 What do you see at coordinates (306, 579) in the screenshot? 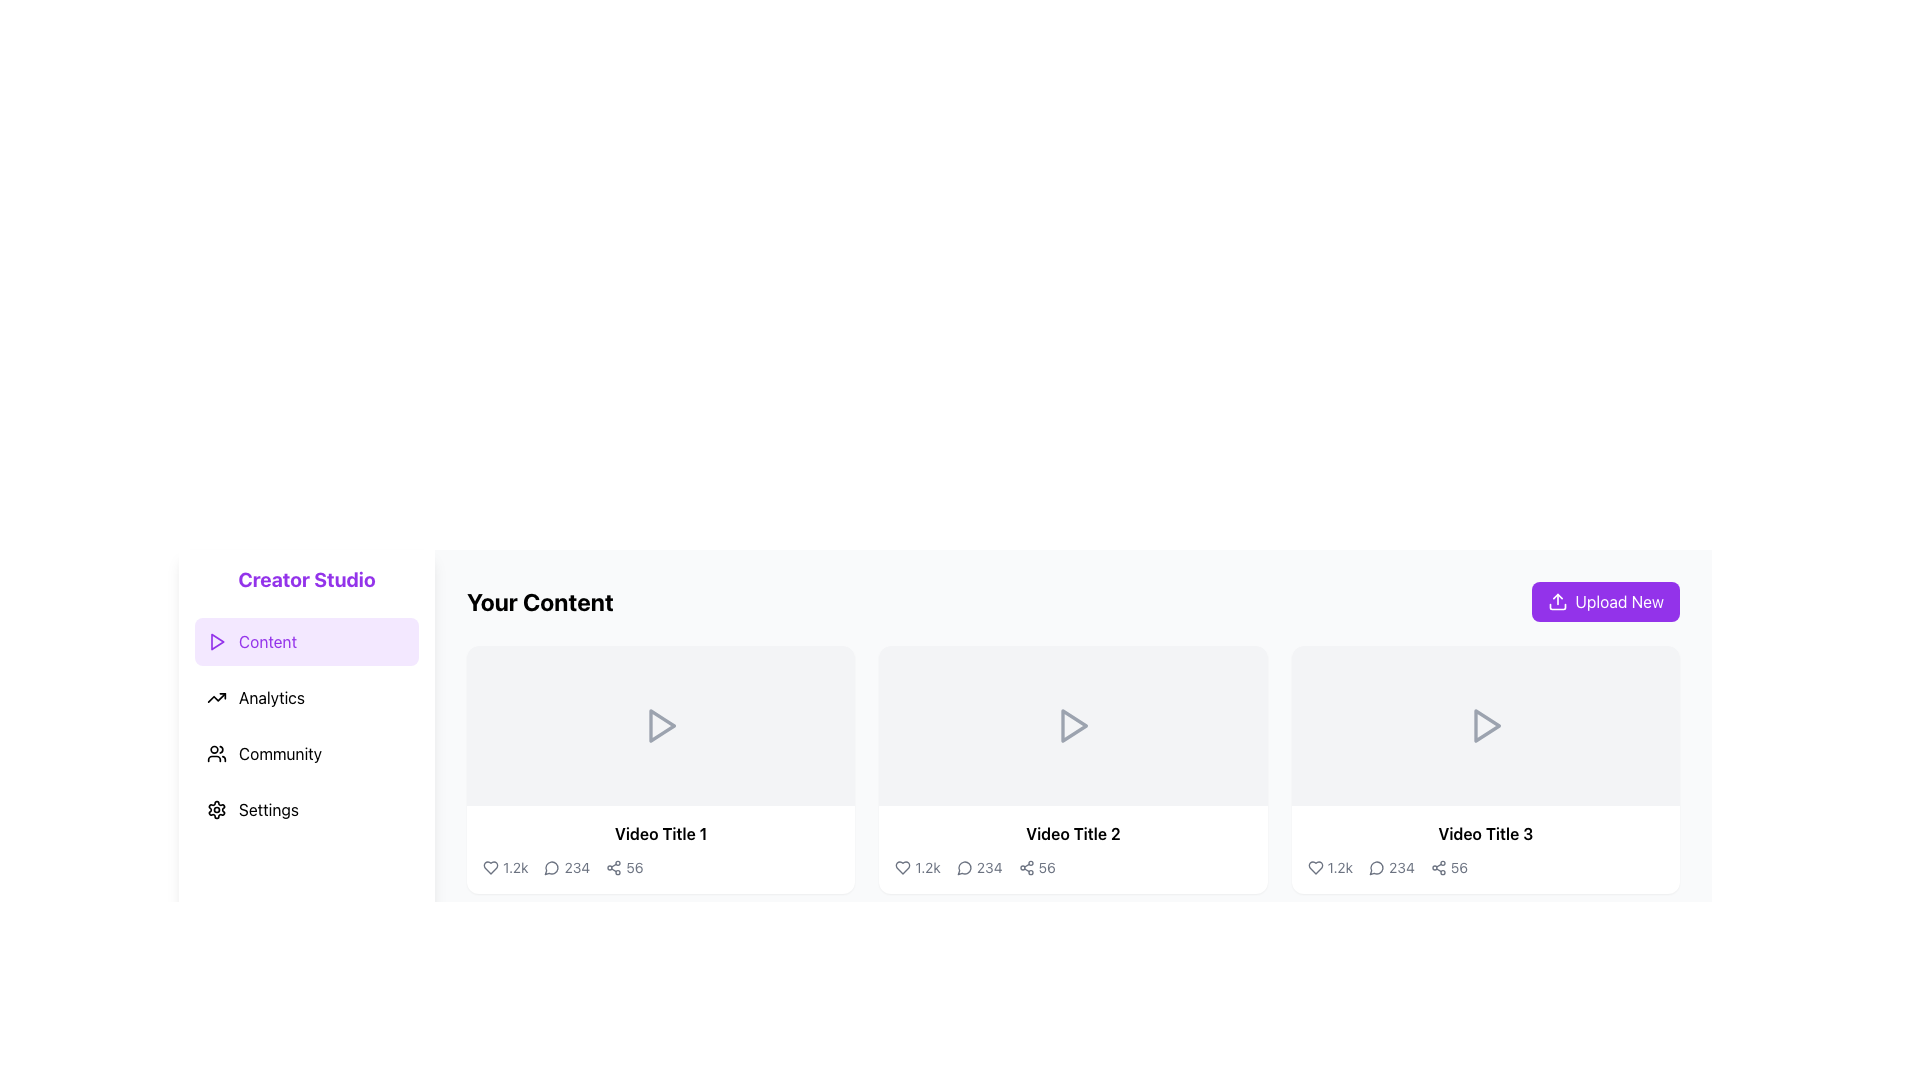
I see `the bold purple text header 'Creator Studio' located at the top of the left sidebar, above the menu items such as 'Content', 'Analytics', 'Community', and 'Settings'` at bounding box center [306, 579].